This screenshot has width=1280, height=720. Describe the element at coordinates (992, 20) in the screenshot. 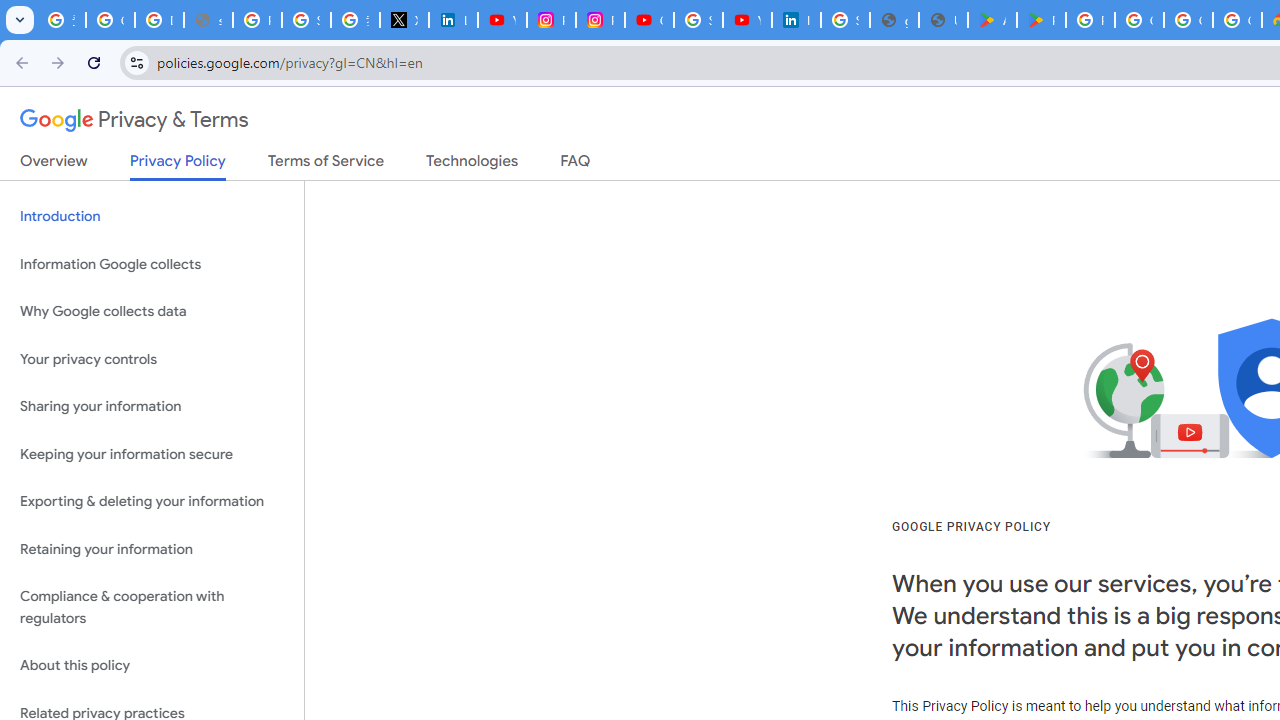

I see `'Android Apps on Google Play'` at that location.